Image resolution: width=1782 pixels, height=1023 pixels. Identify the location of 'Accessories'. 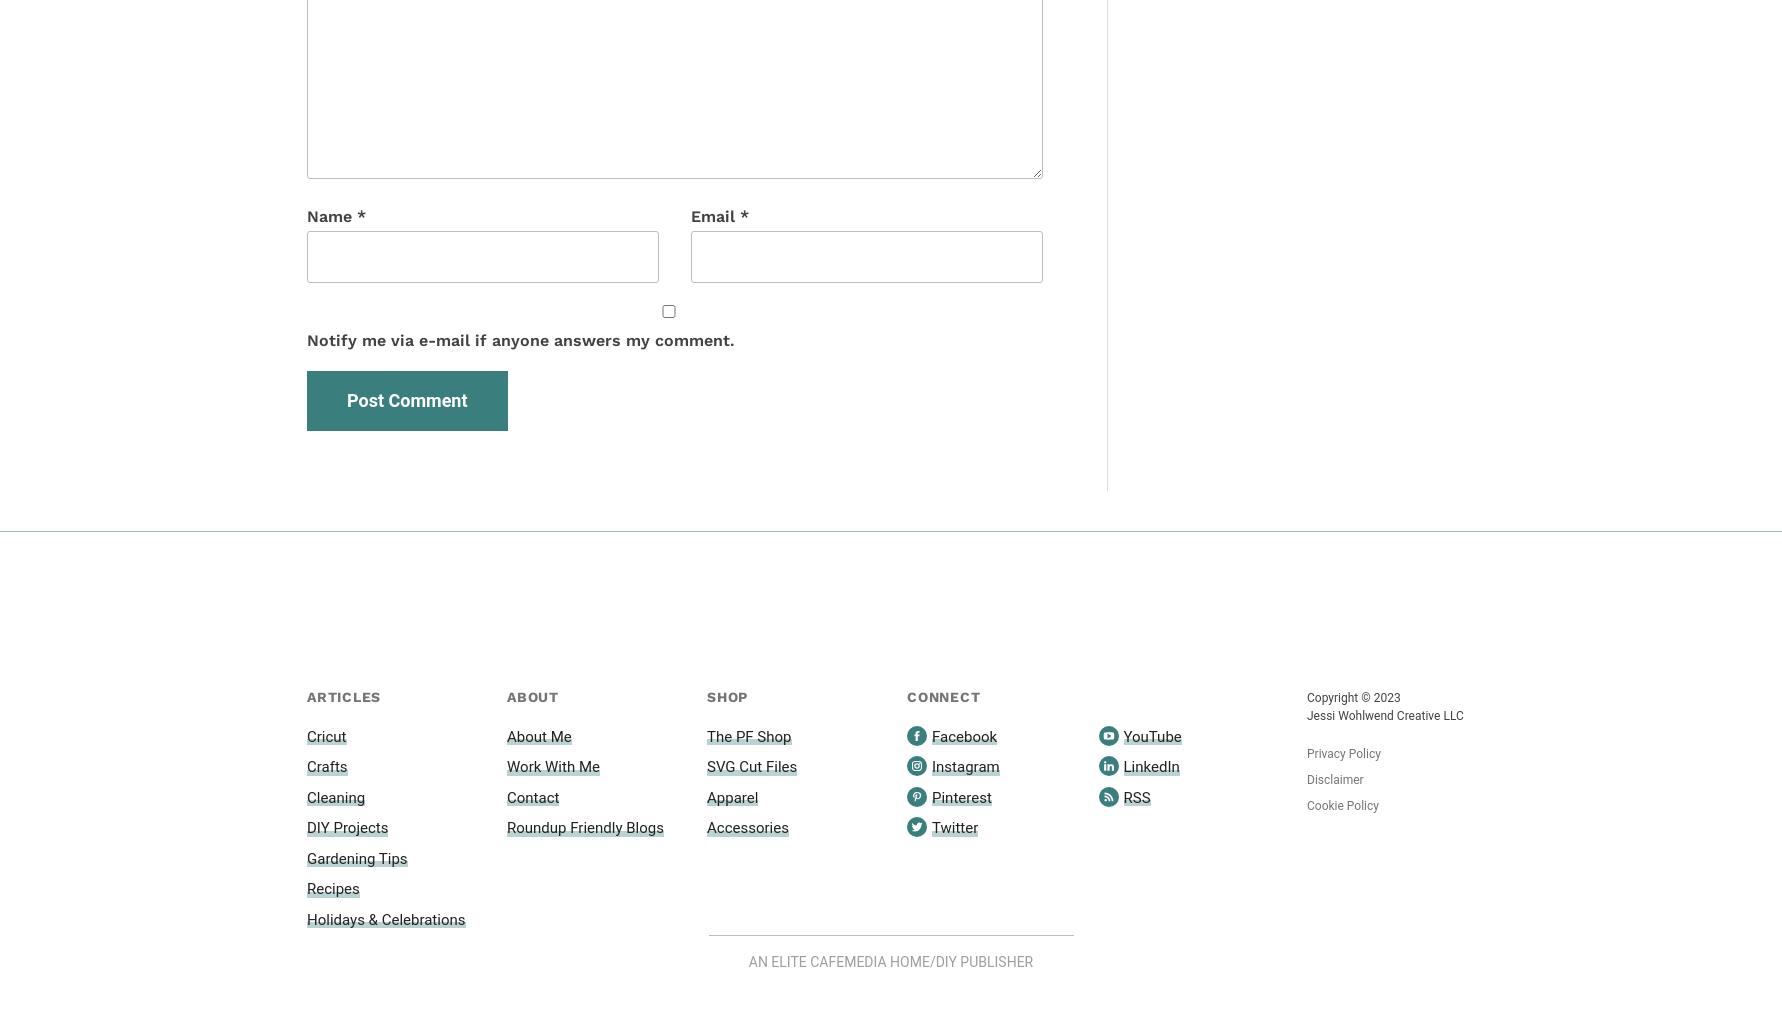
(747, 827).